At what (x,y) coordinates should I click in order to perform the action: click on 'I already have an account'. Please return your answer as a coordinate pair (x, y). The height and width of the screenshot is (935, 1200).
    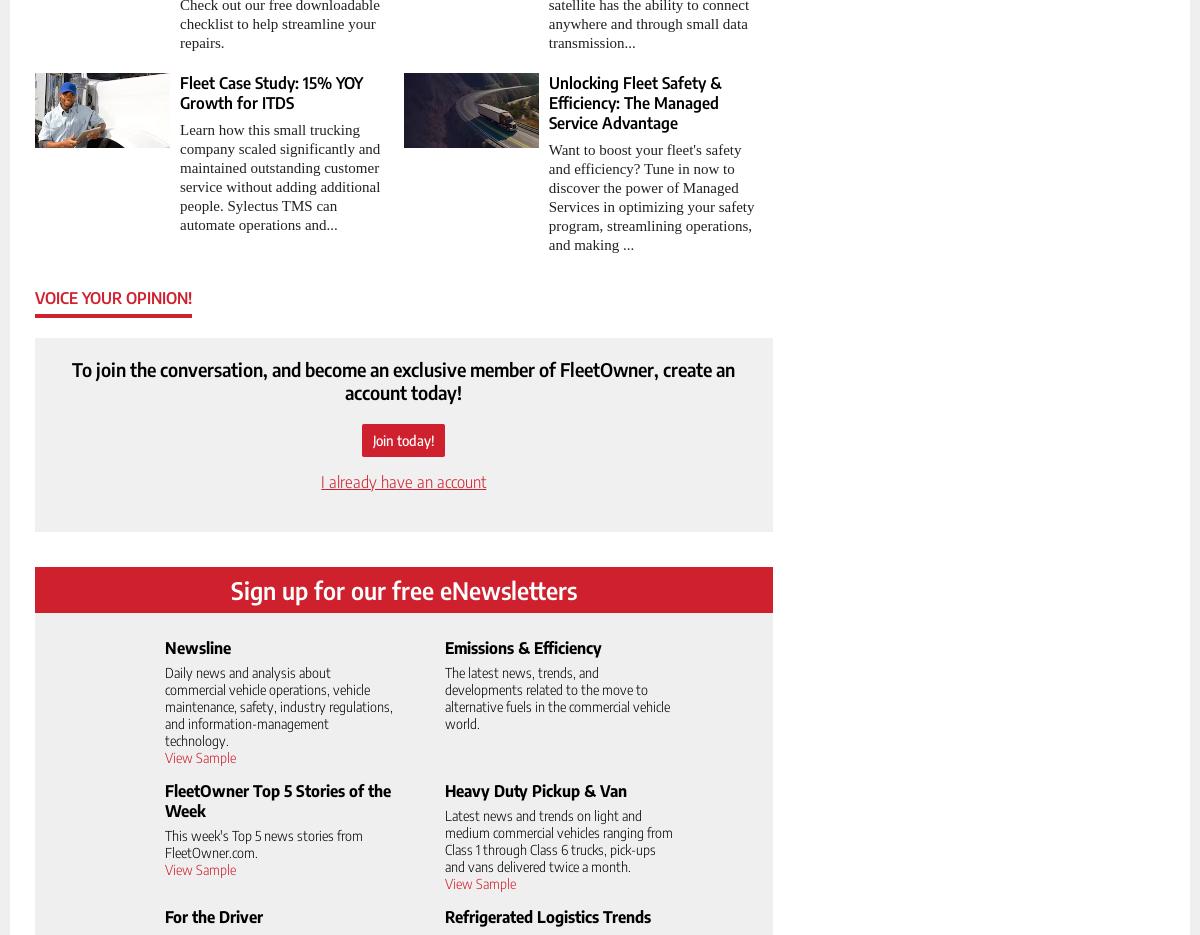
    Looking at the image, I should click on (403, 480).